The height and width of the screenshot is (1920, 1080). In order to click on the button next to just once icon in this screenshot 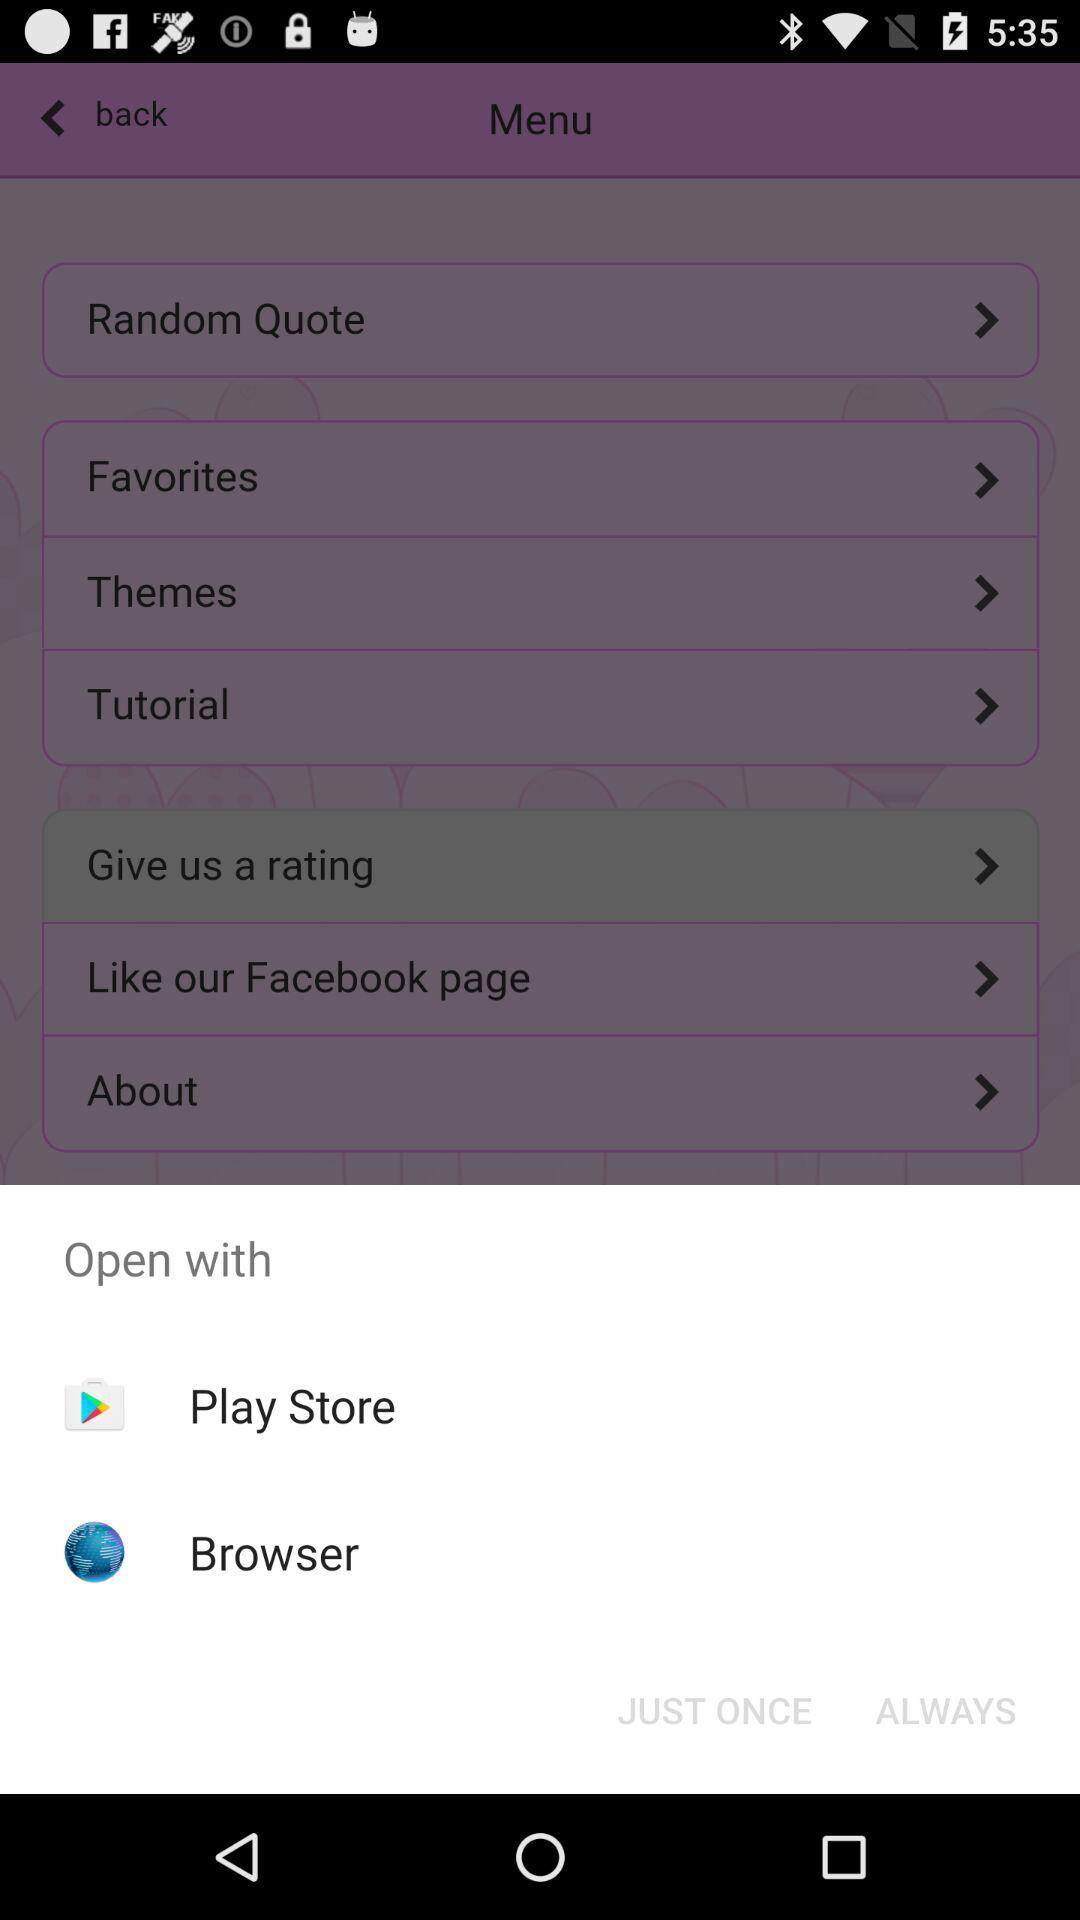, I will do `click(945, 1708)`.